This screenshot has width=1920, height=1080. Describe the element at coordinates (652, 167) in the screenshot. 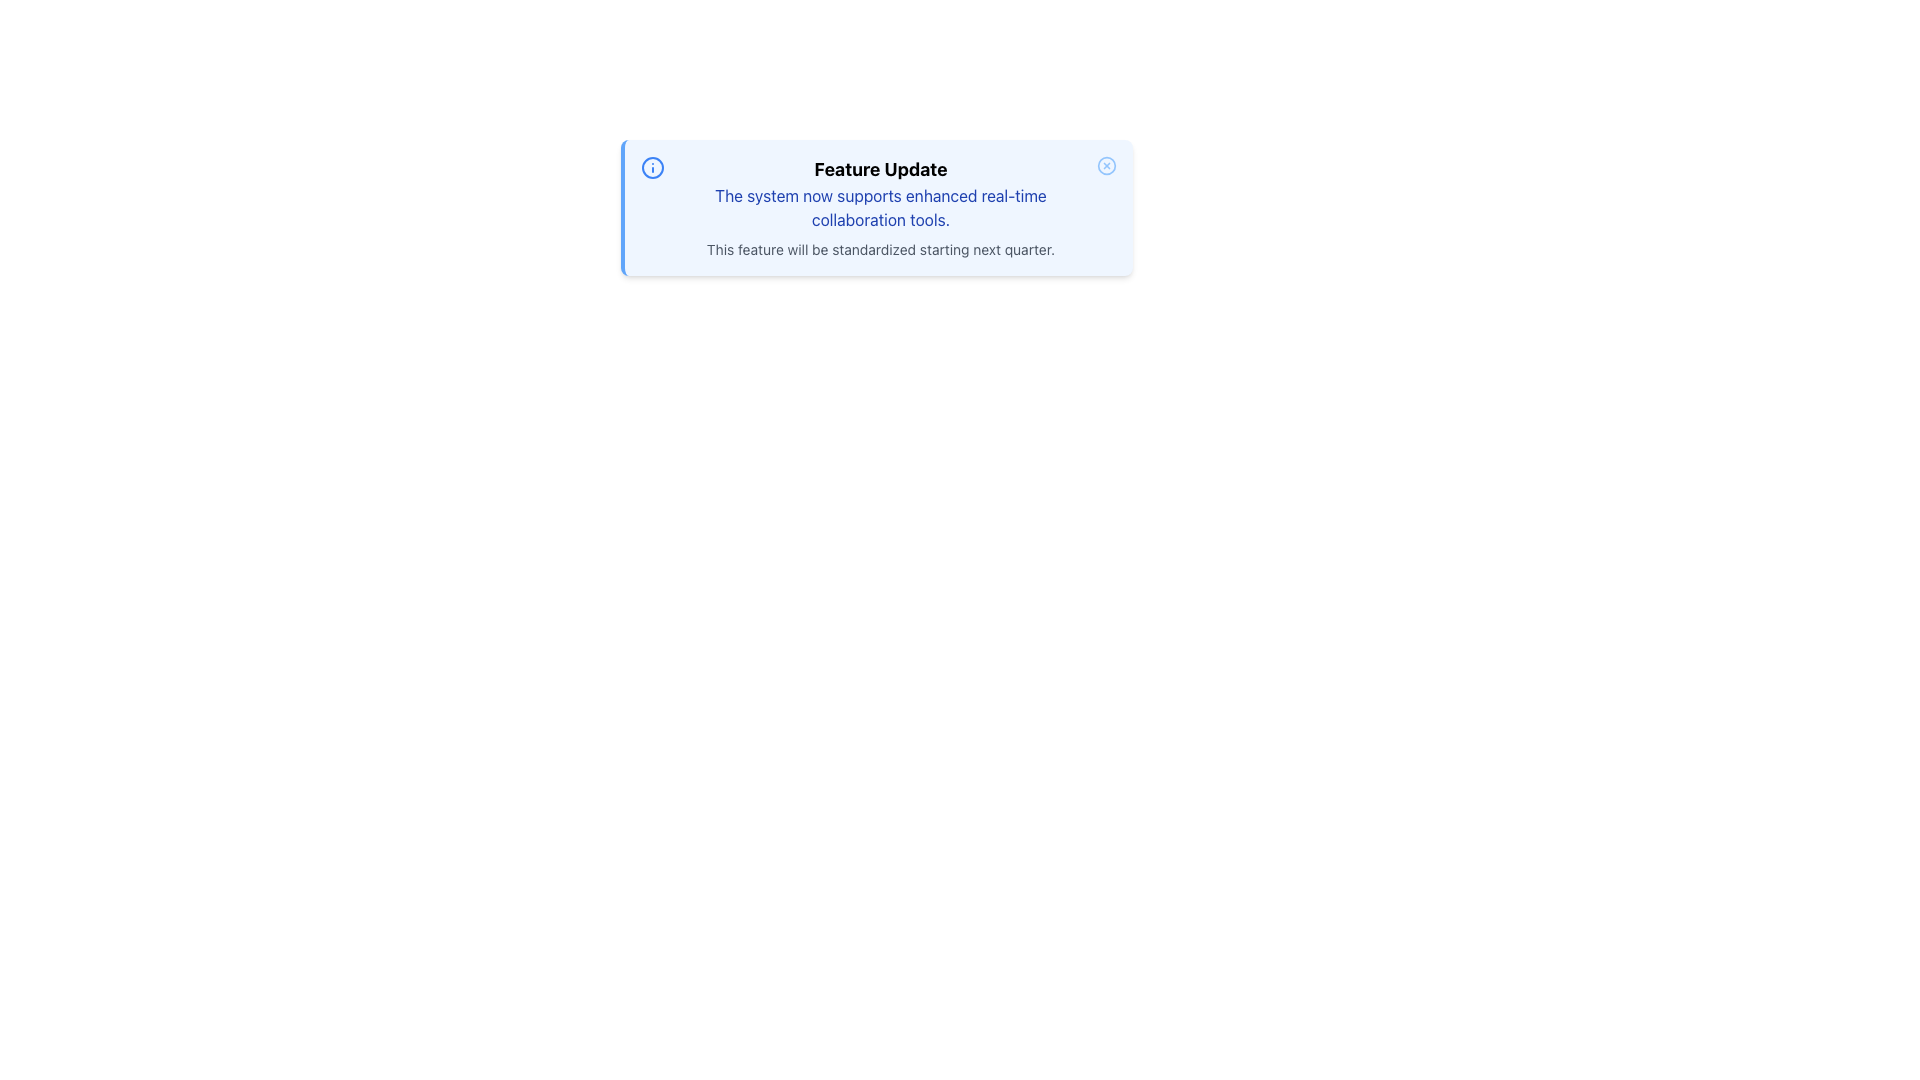

I see `the SVG circle icon located in the upper-left corner of the notification box with blue borders` at that location.